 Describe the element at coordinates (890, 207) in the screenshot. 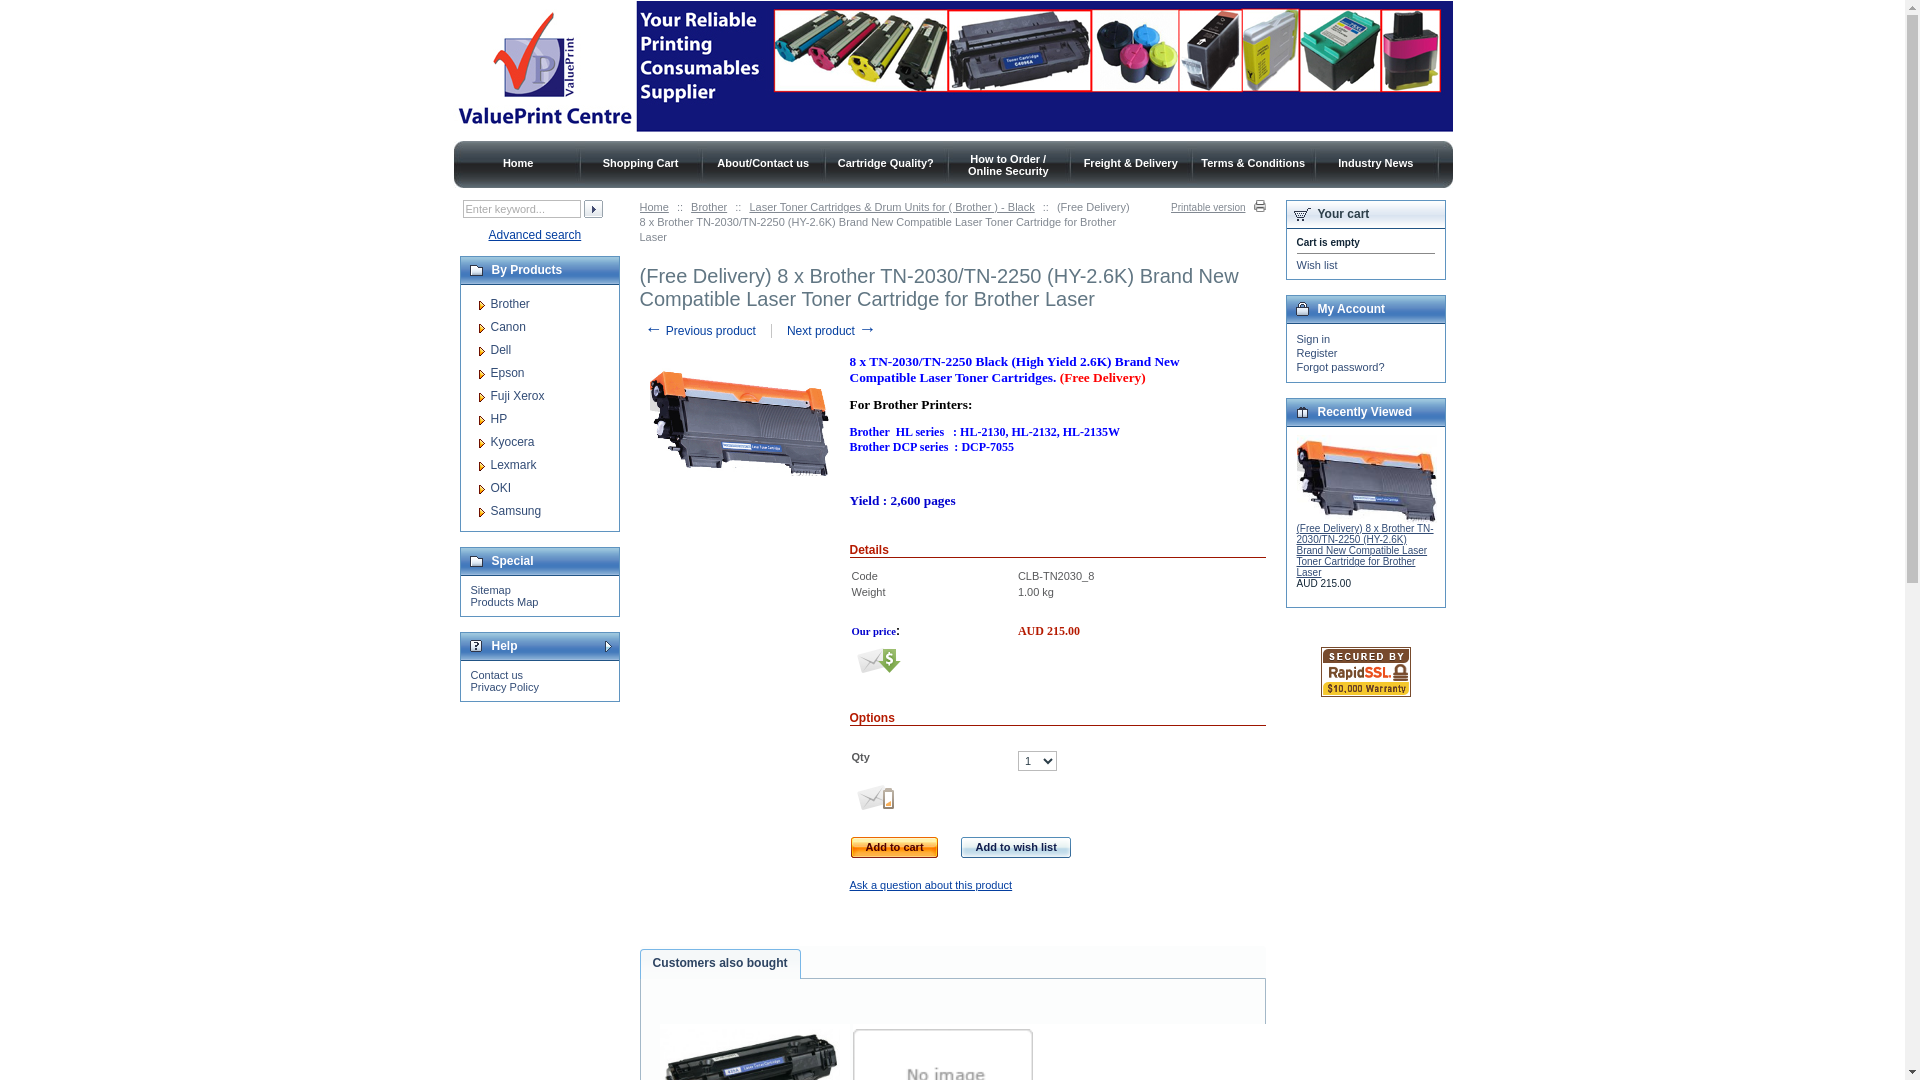

I see `'Laser Toner Cartridges & Drum Units for ( Brother ) - Black'` at that location.